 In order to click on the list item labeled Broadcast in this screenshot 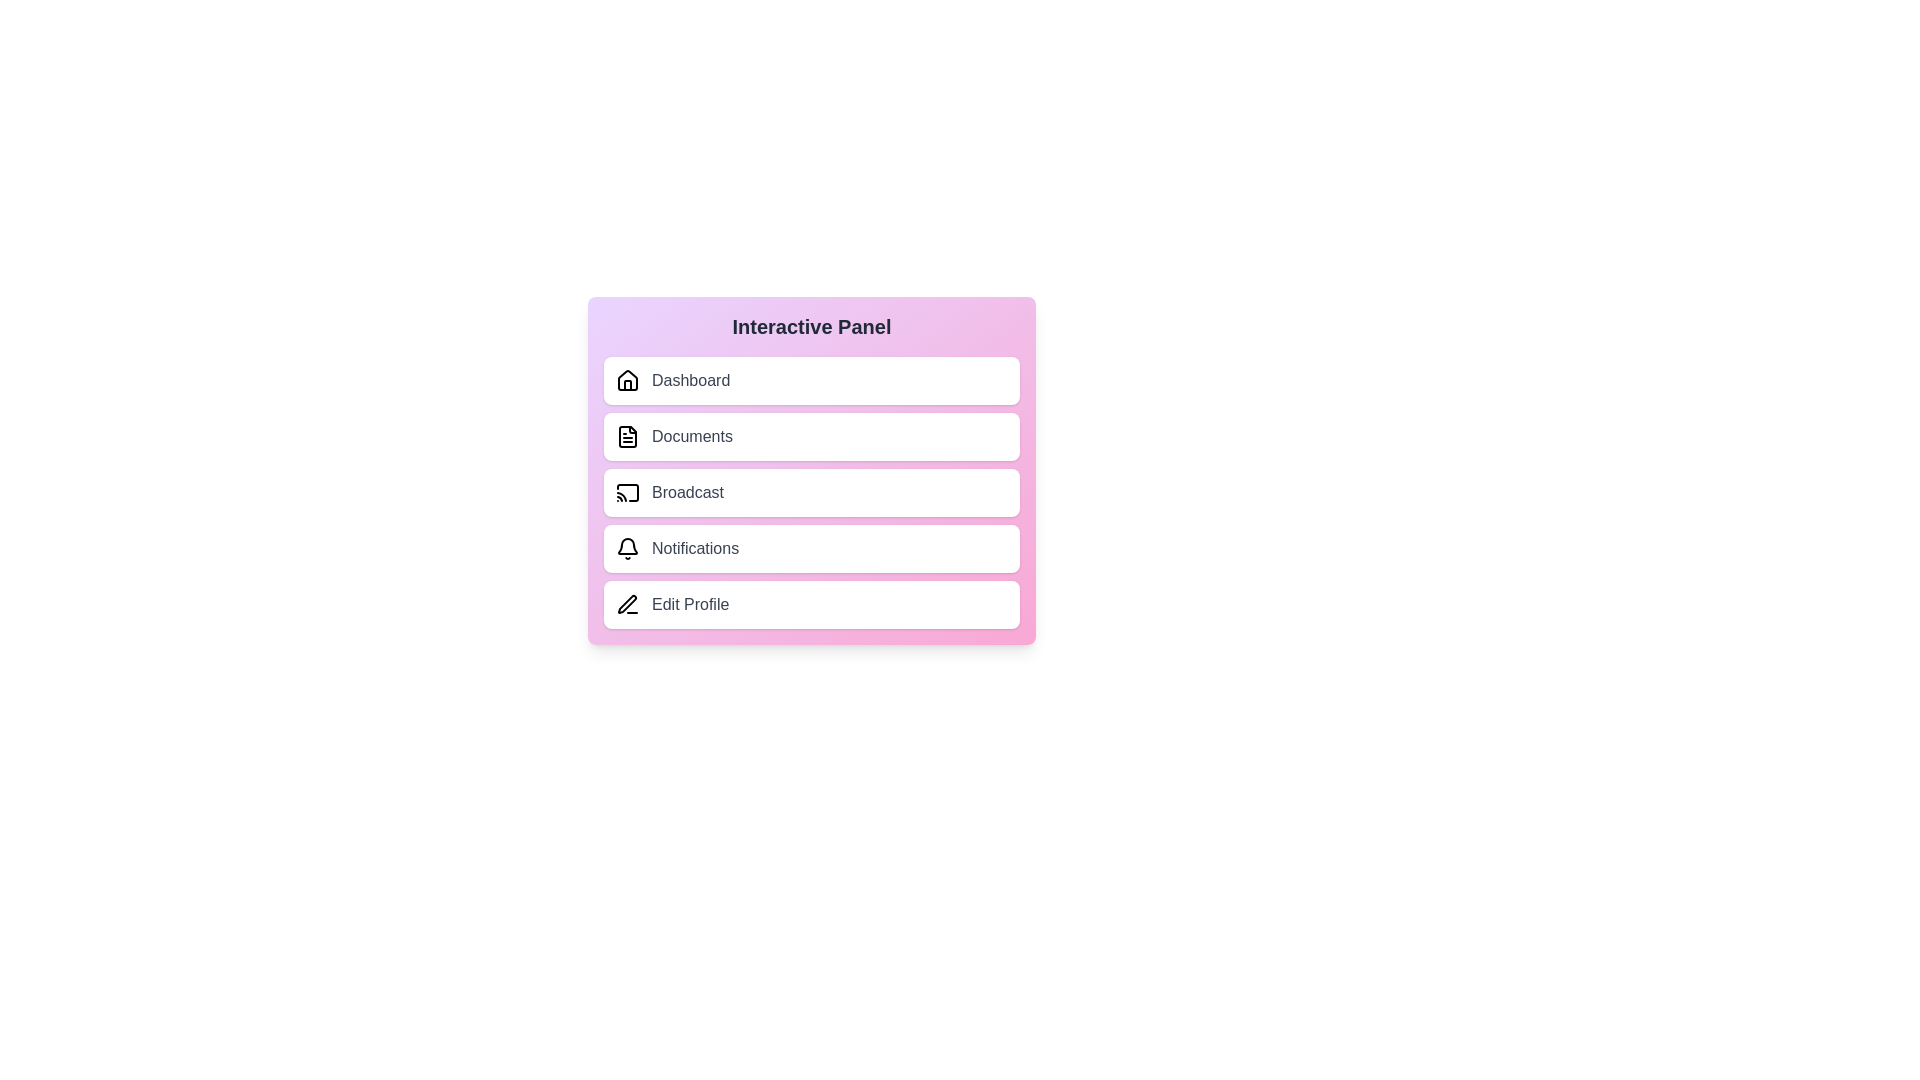, I will do `click(811, 493)`.